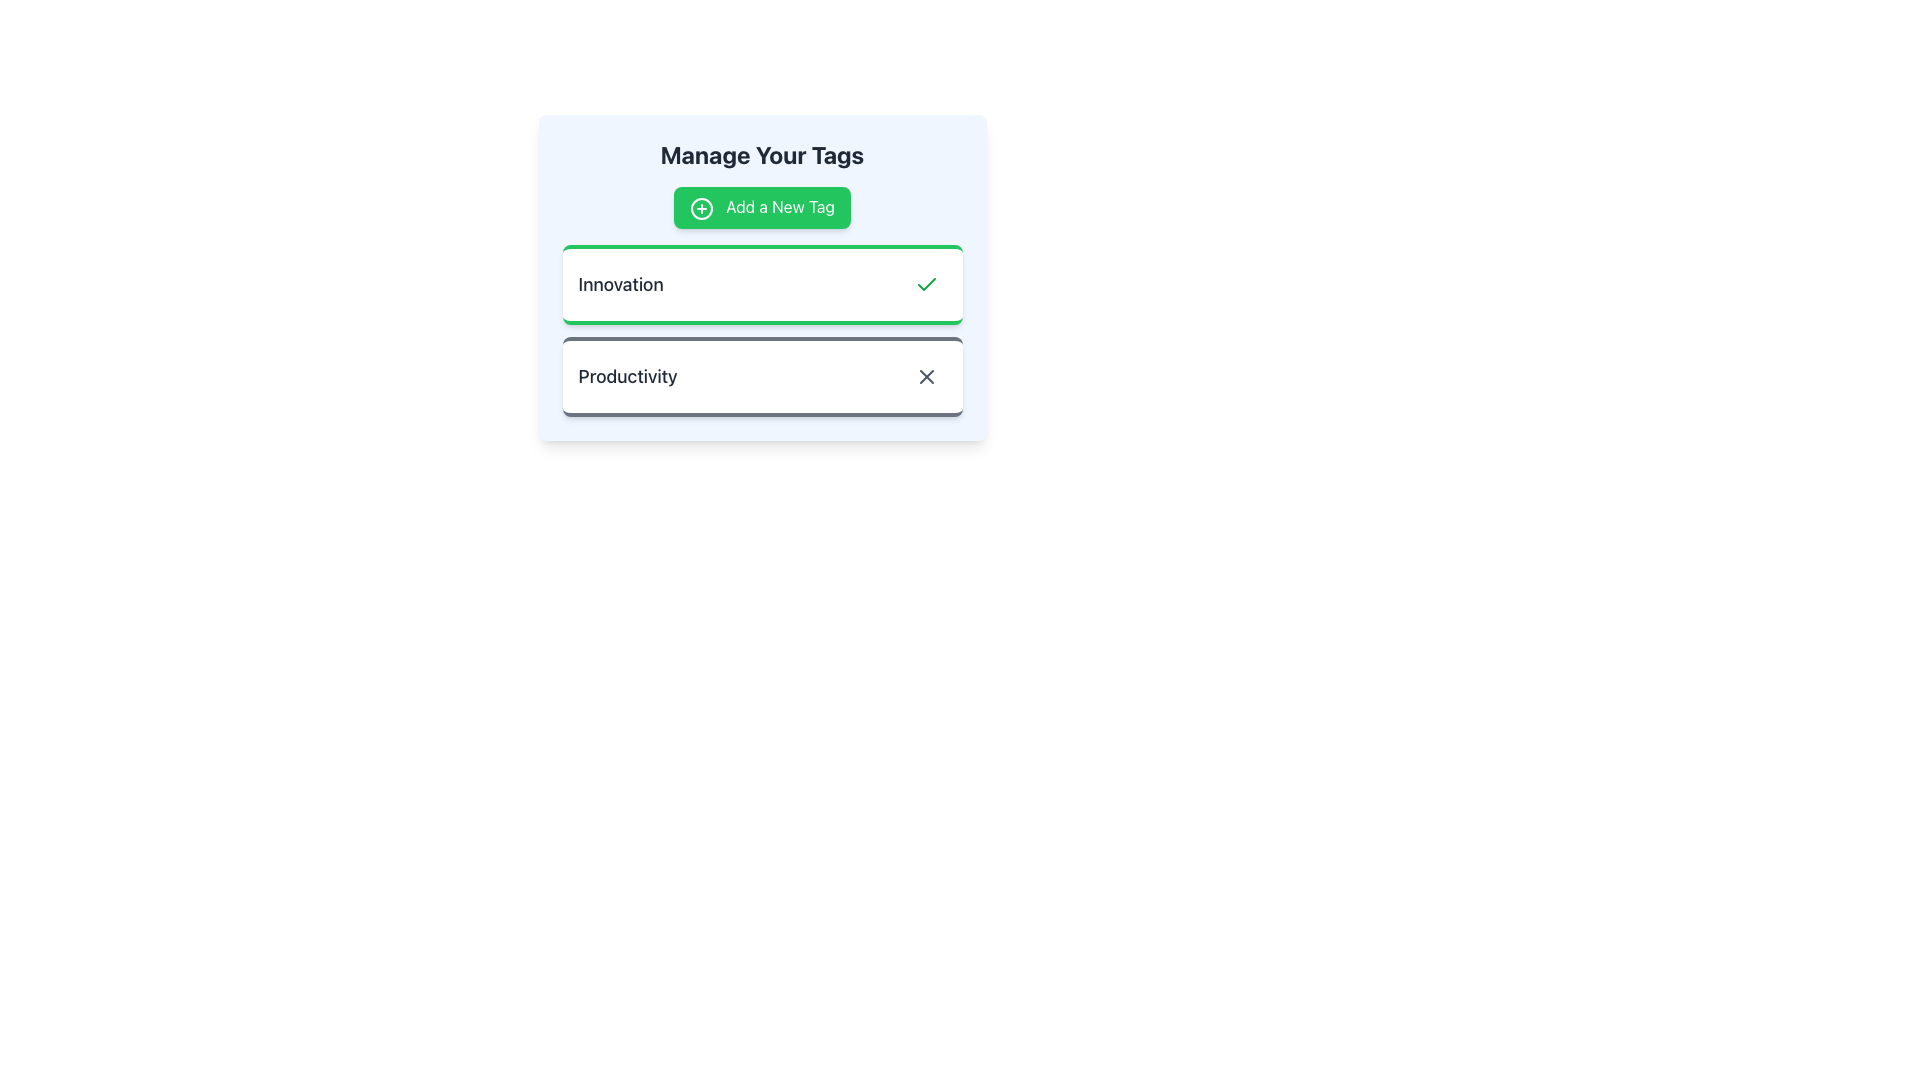 This screenshot has height=1080, width=1920. What do you see at coordinates (702, 208) in the screenshot?
I see `the central circular element of the '+' icon within the 'Add a New Tag' button, located in the middle of the interface under the 'Manage Your Tags' header` at bounding box center [702, 208].